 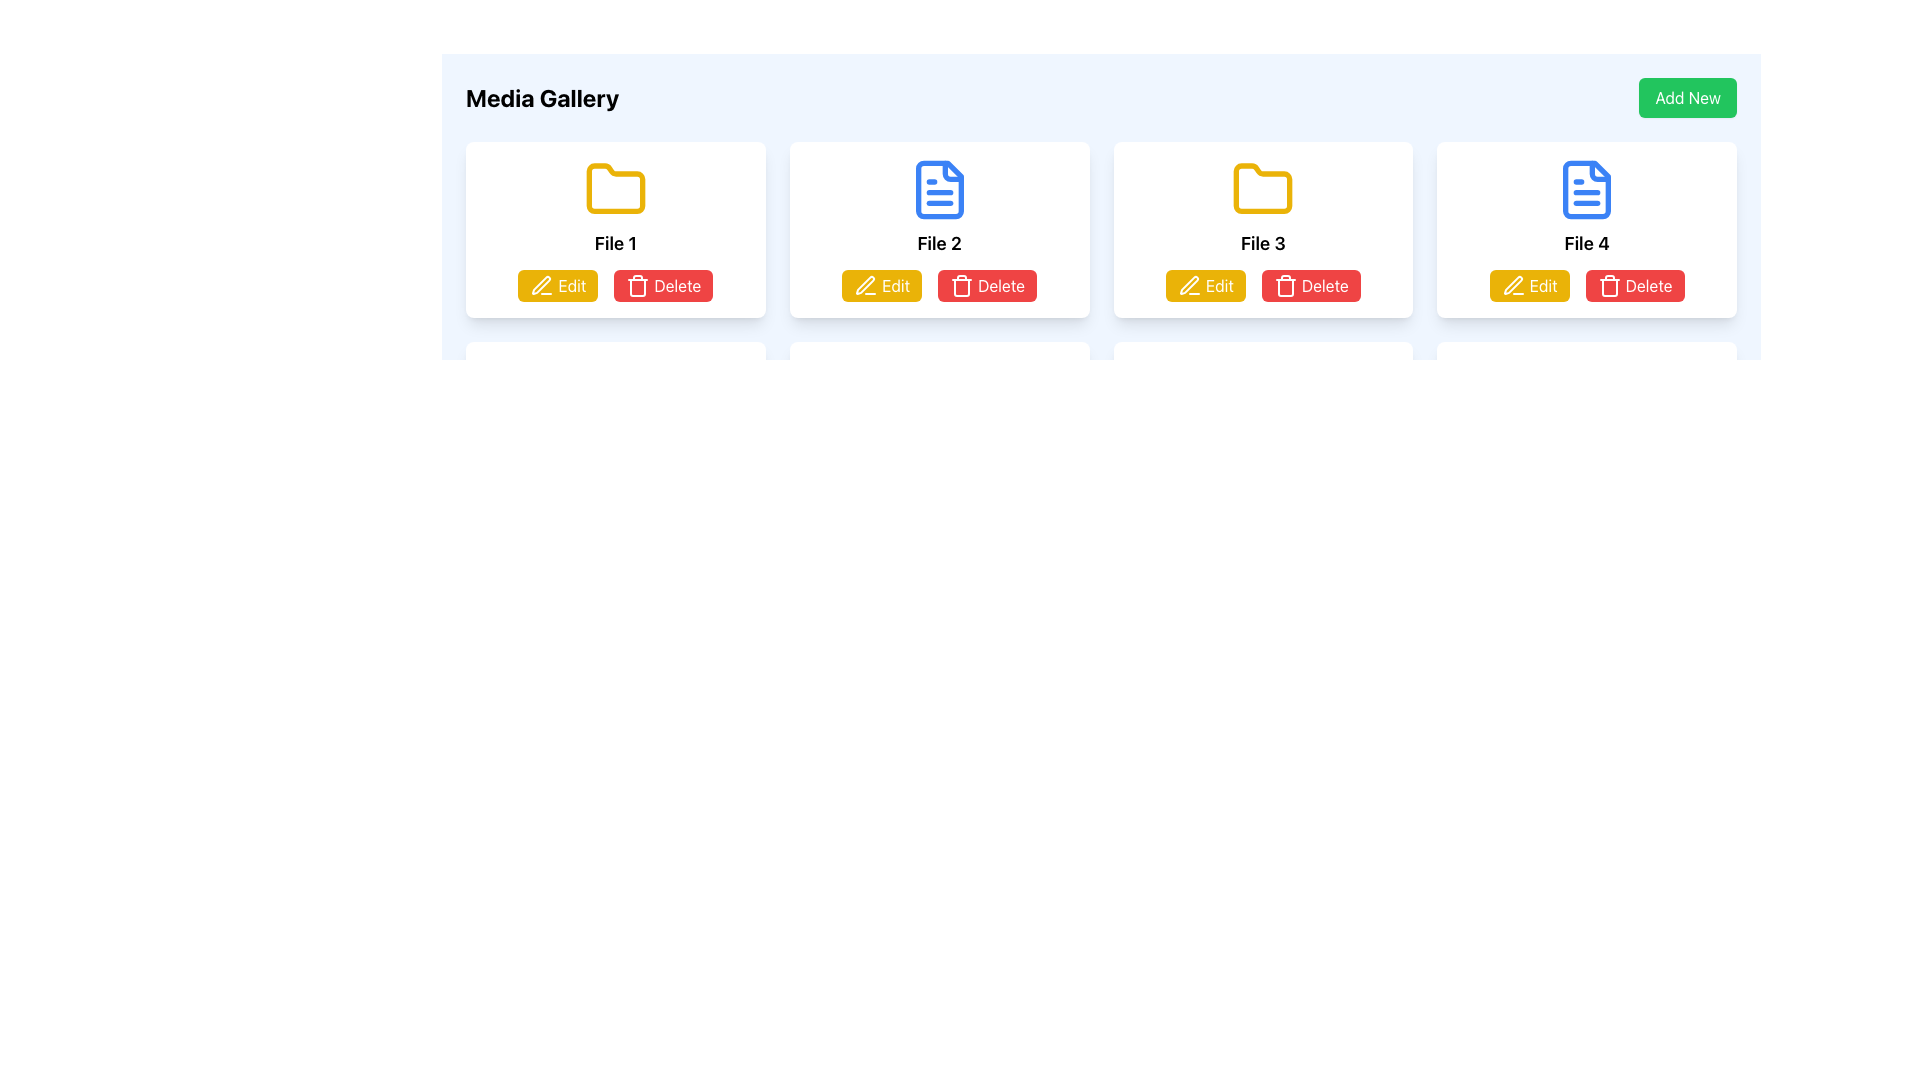 What do you see at coordinates (1189, 285) in the screenshot?
I see `the small yellow pencil icon that is part of the 'Edit' button for the third item labeled 'File 3' in the media gallery grid layout` at bounding box center [1189, 285].